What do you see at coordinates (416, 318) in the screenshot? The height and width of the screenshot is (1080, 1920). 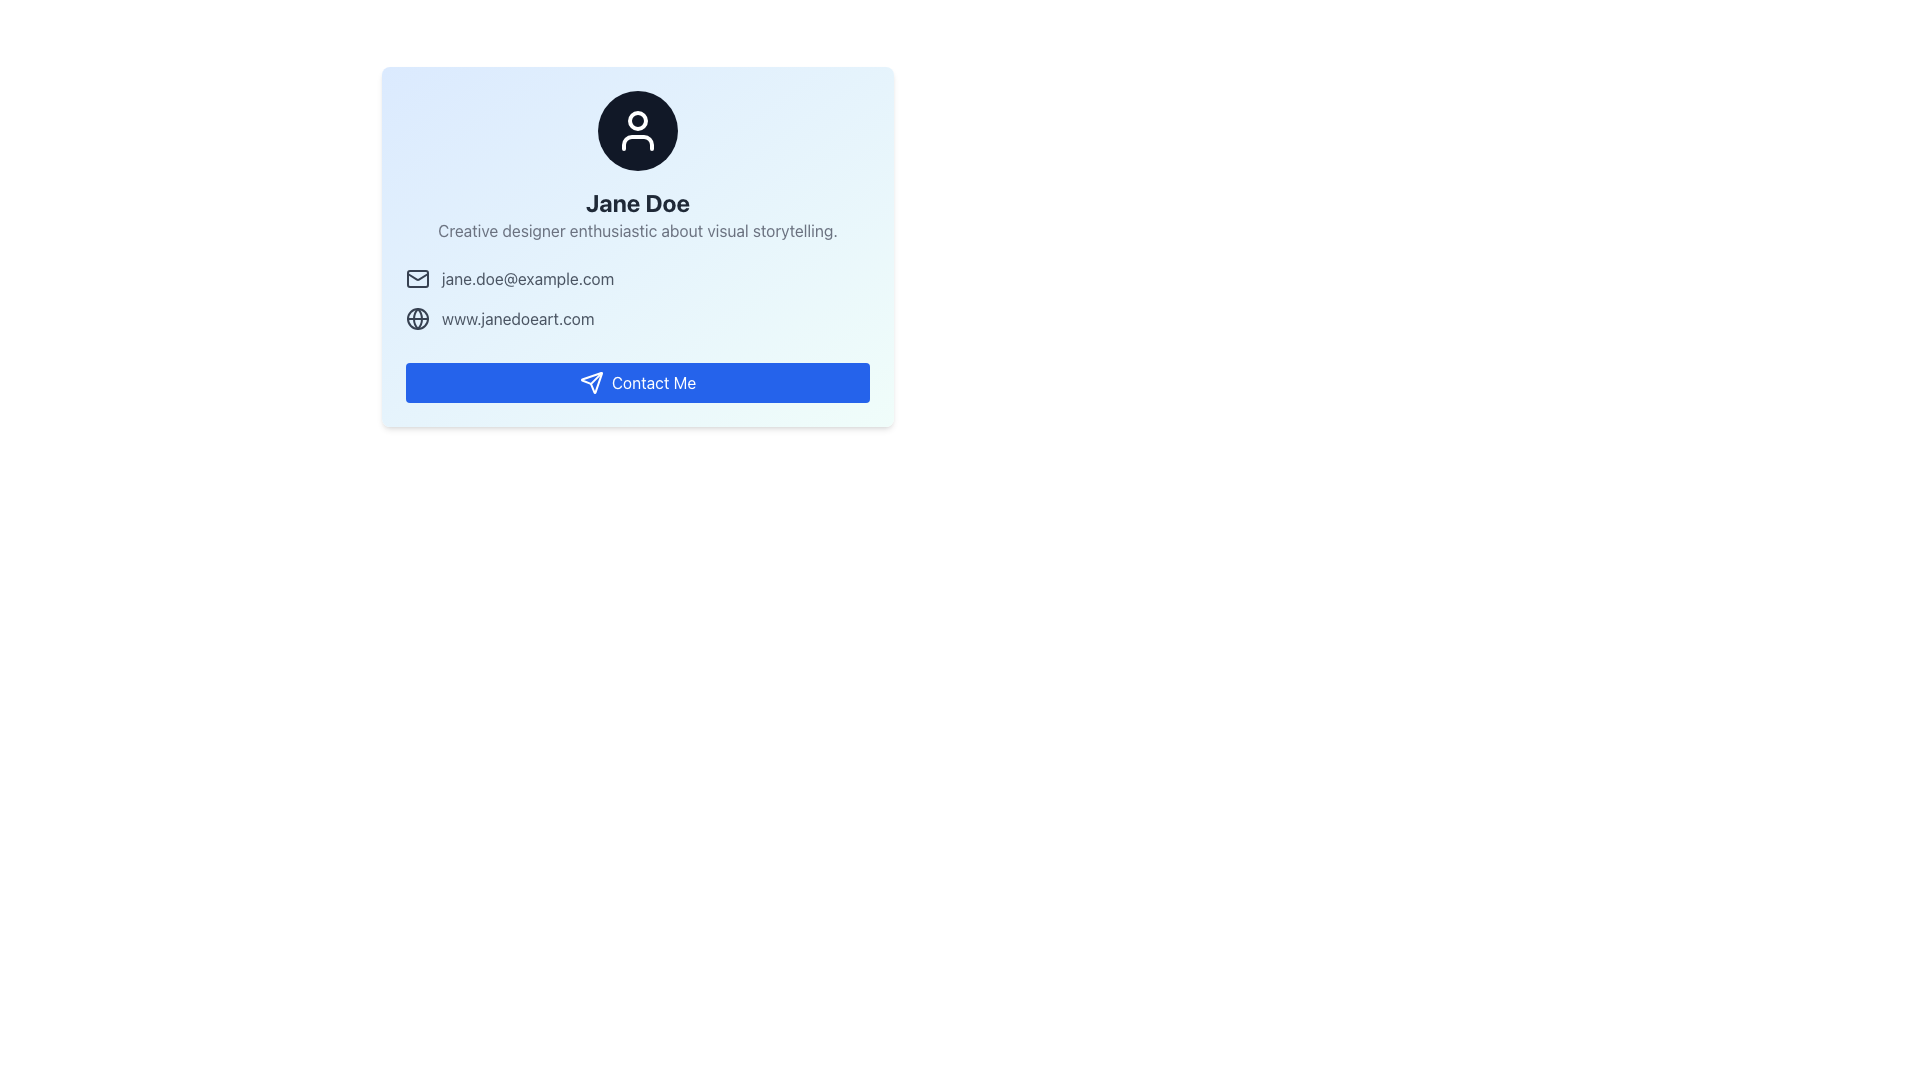 I see `the foremost circular element in the globe icon, which is styled with a grayish tone and located to the left of the 'www.janedoeart.com' text in the contact card` at bounding box center [416, 318].